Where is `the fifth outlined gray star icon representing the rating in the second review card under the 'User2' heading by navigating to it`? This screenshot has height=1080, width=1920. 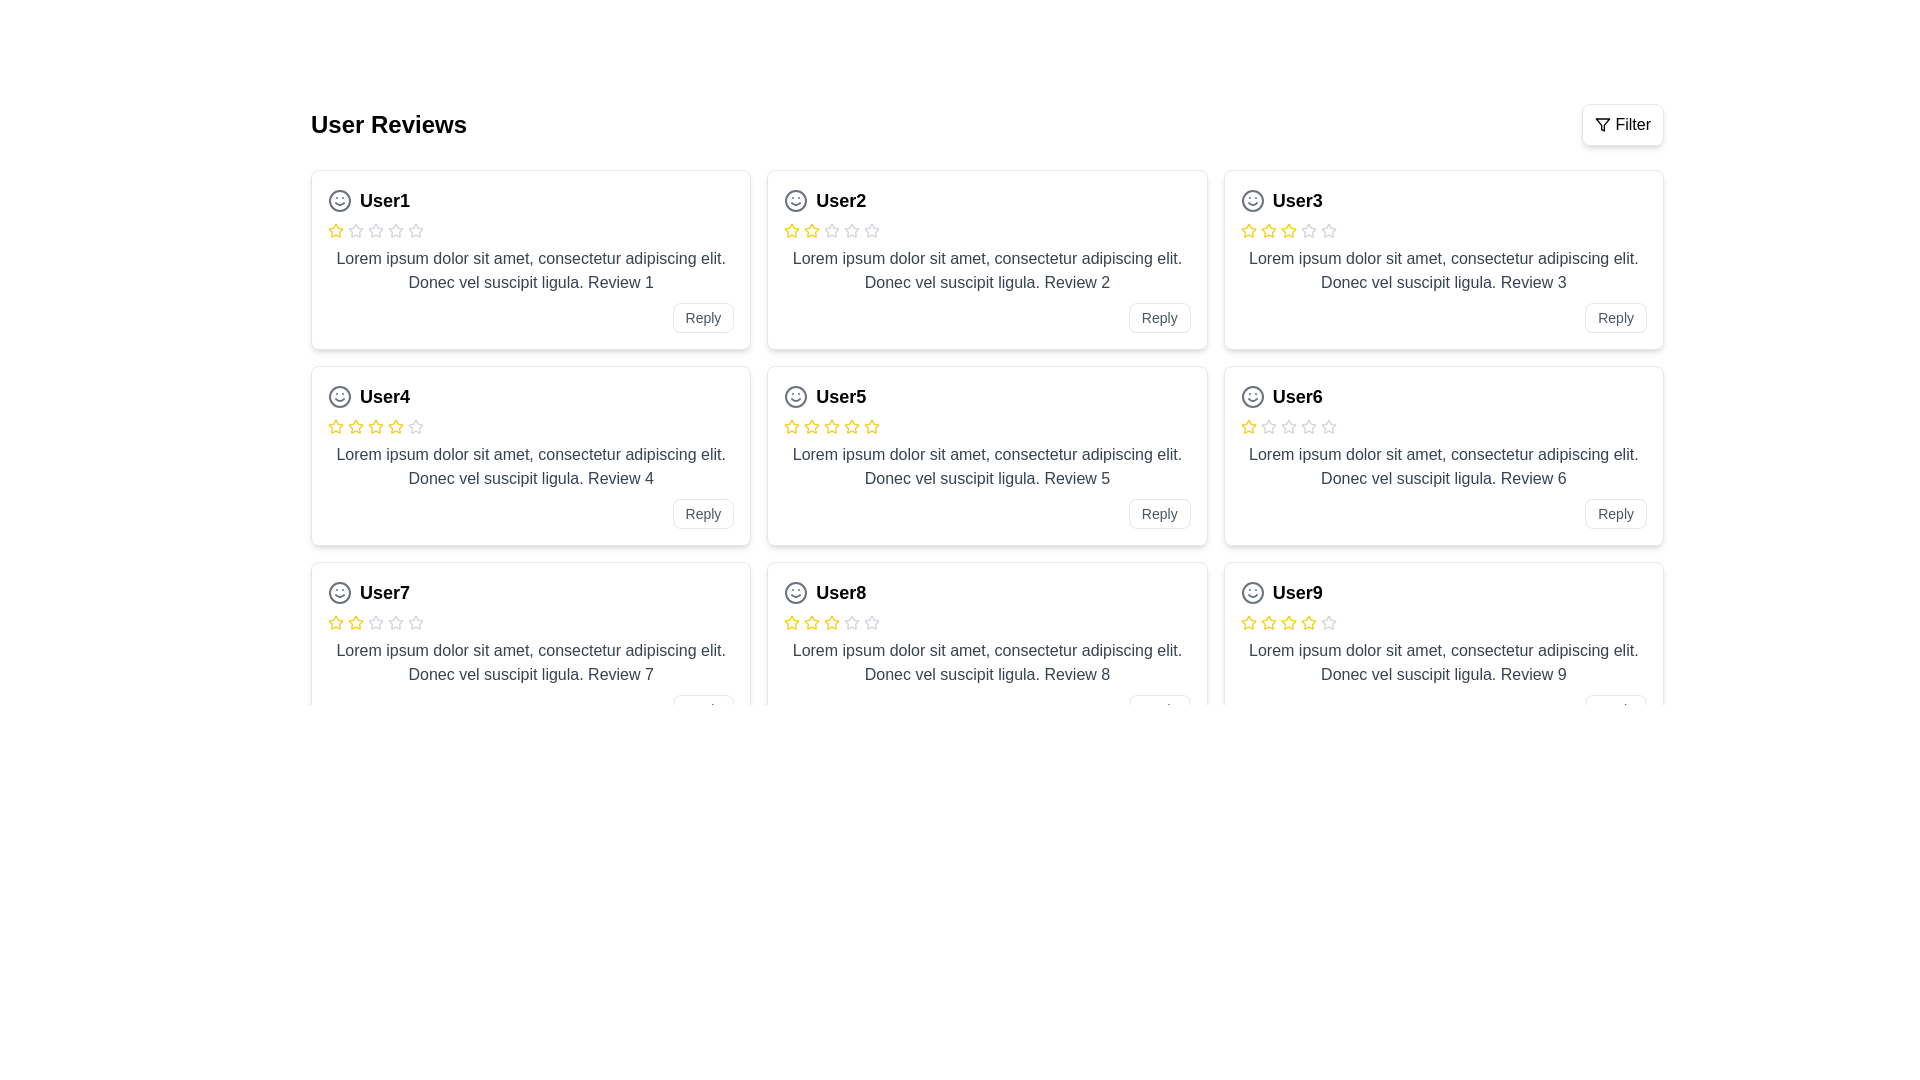 the fifth outlined gray star icon representing the rating in the second review card under the 'User2' heading by navigating to it is located at coordinates (872, 230).